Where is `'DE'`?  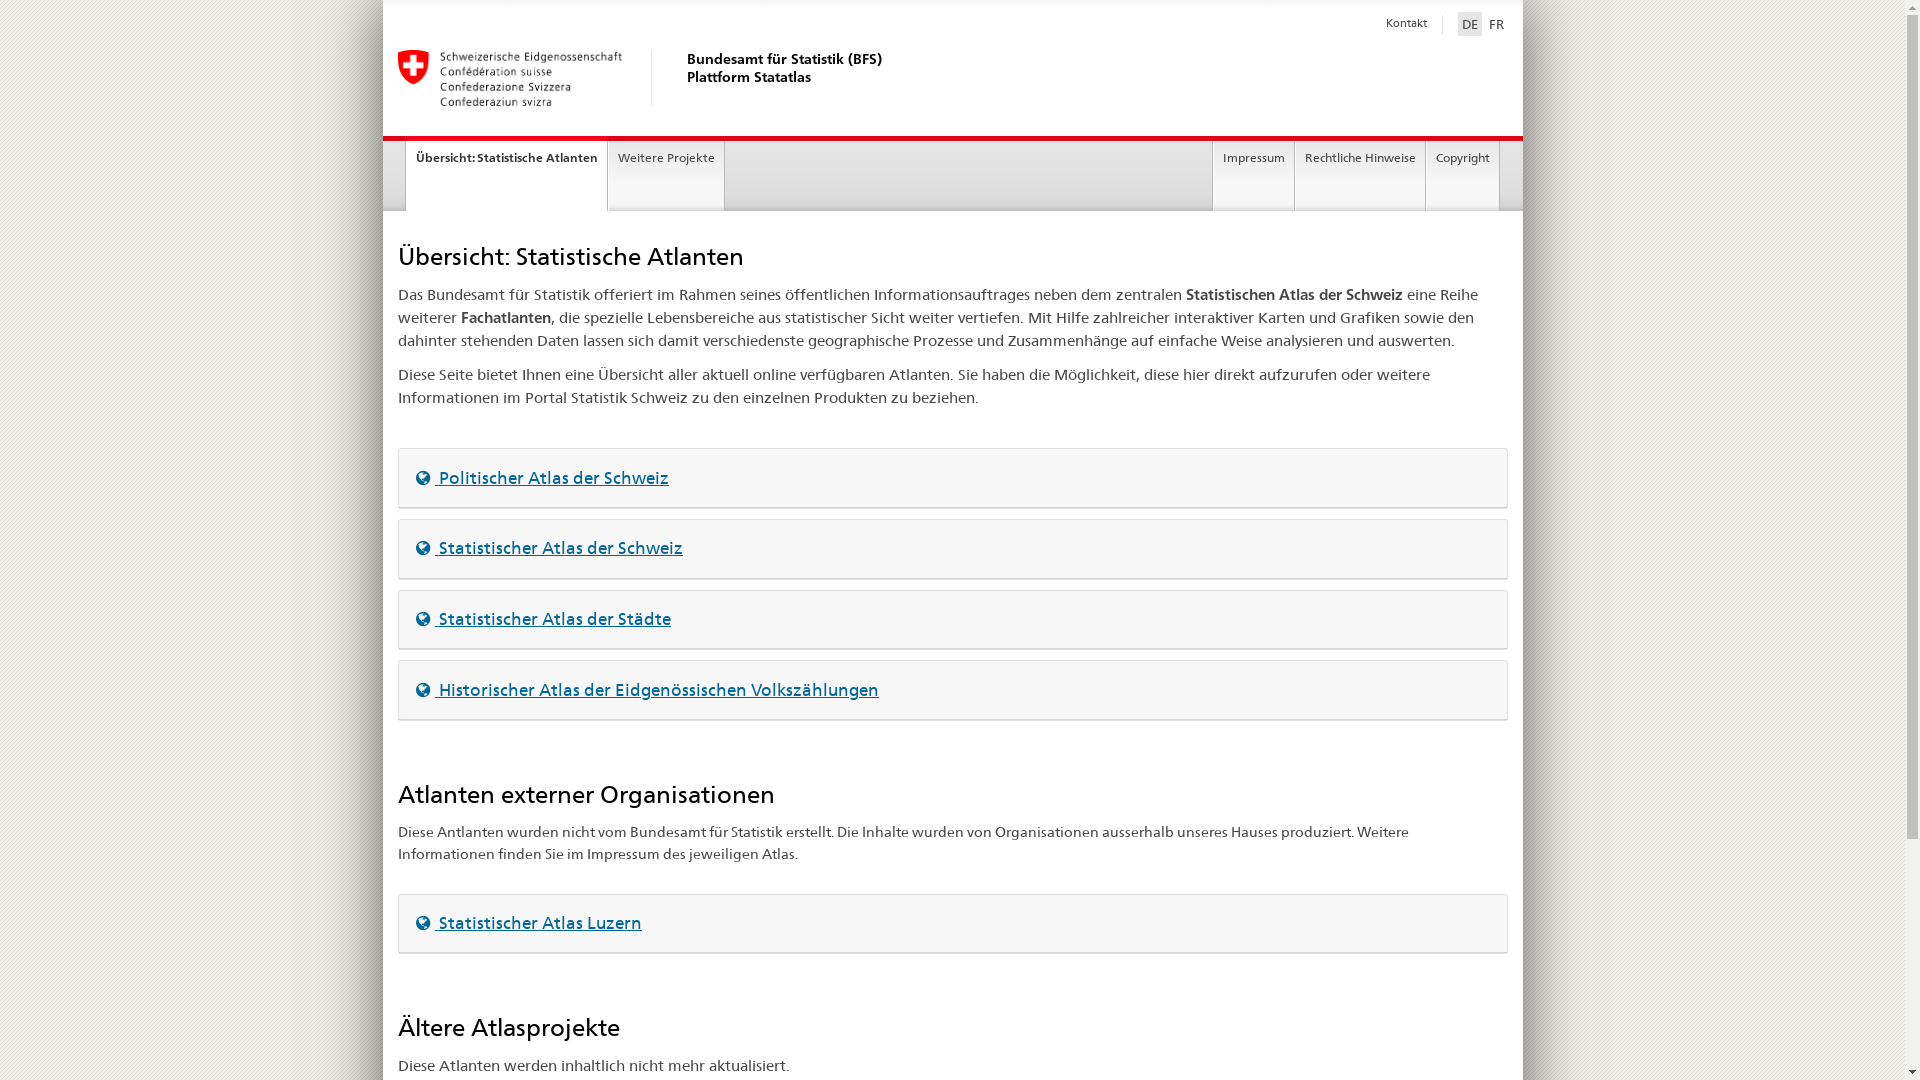 'DE' is located at coordinates (1469, 23).